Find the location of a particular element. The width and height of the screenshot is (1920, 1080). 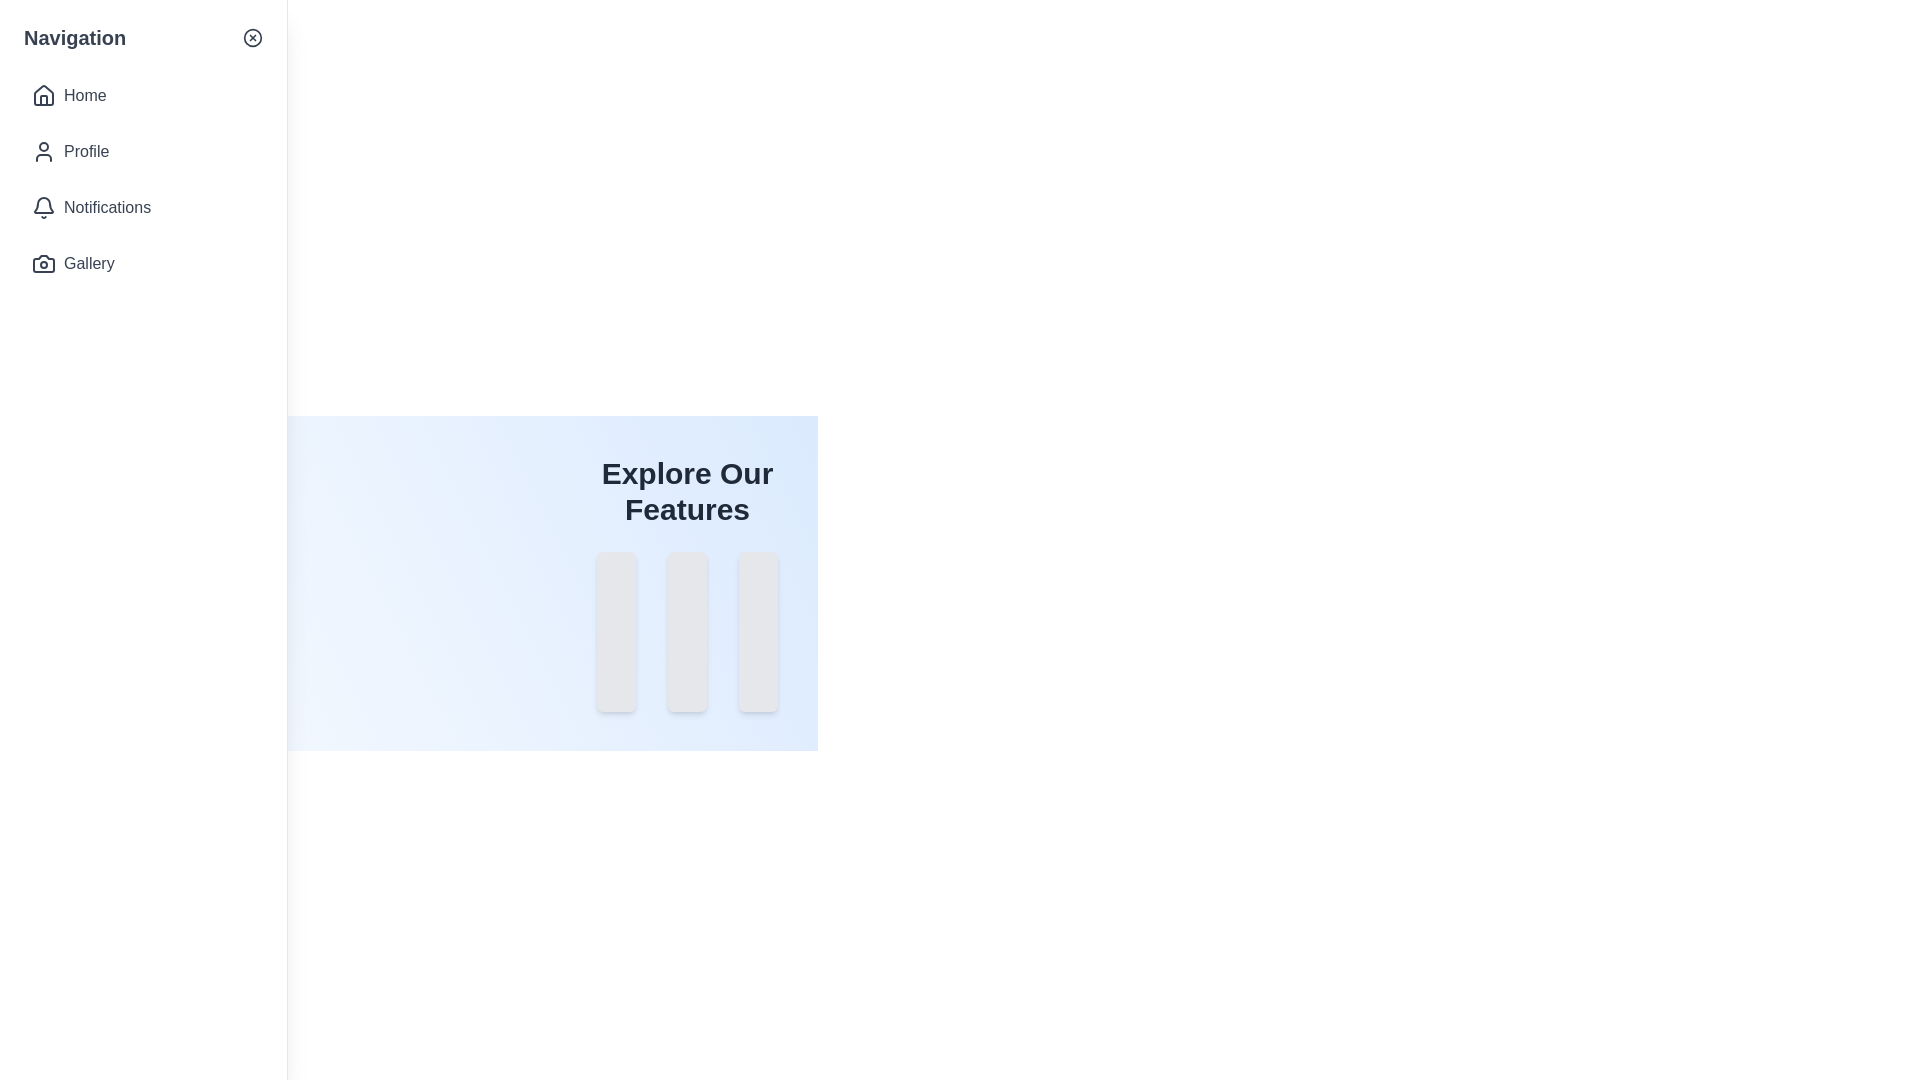

the Notifications button in the vertical navigation bar to observe a background color change is located at coordinates (142, 208).